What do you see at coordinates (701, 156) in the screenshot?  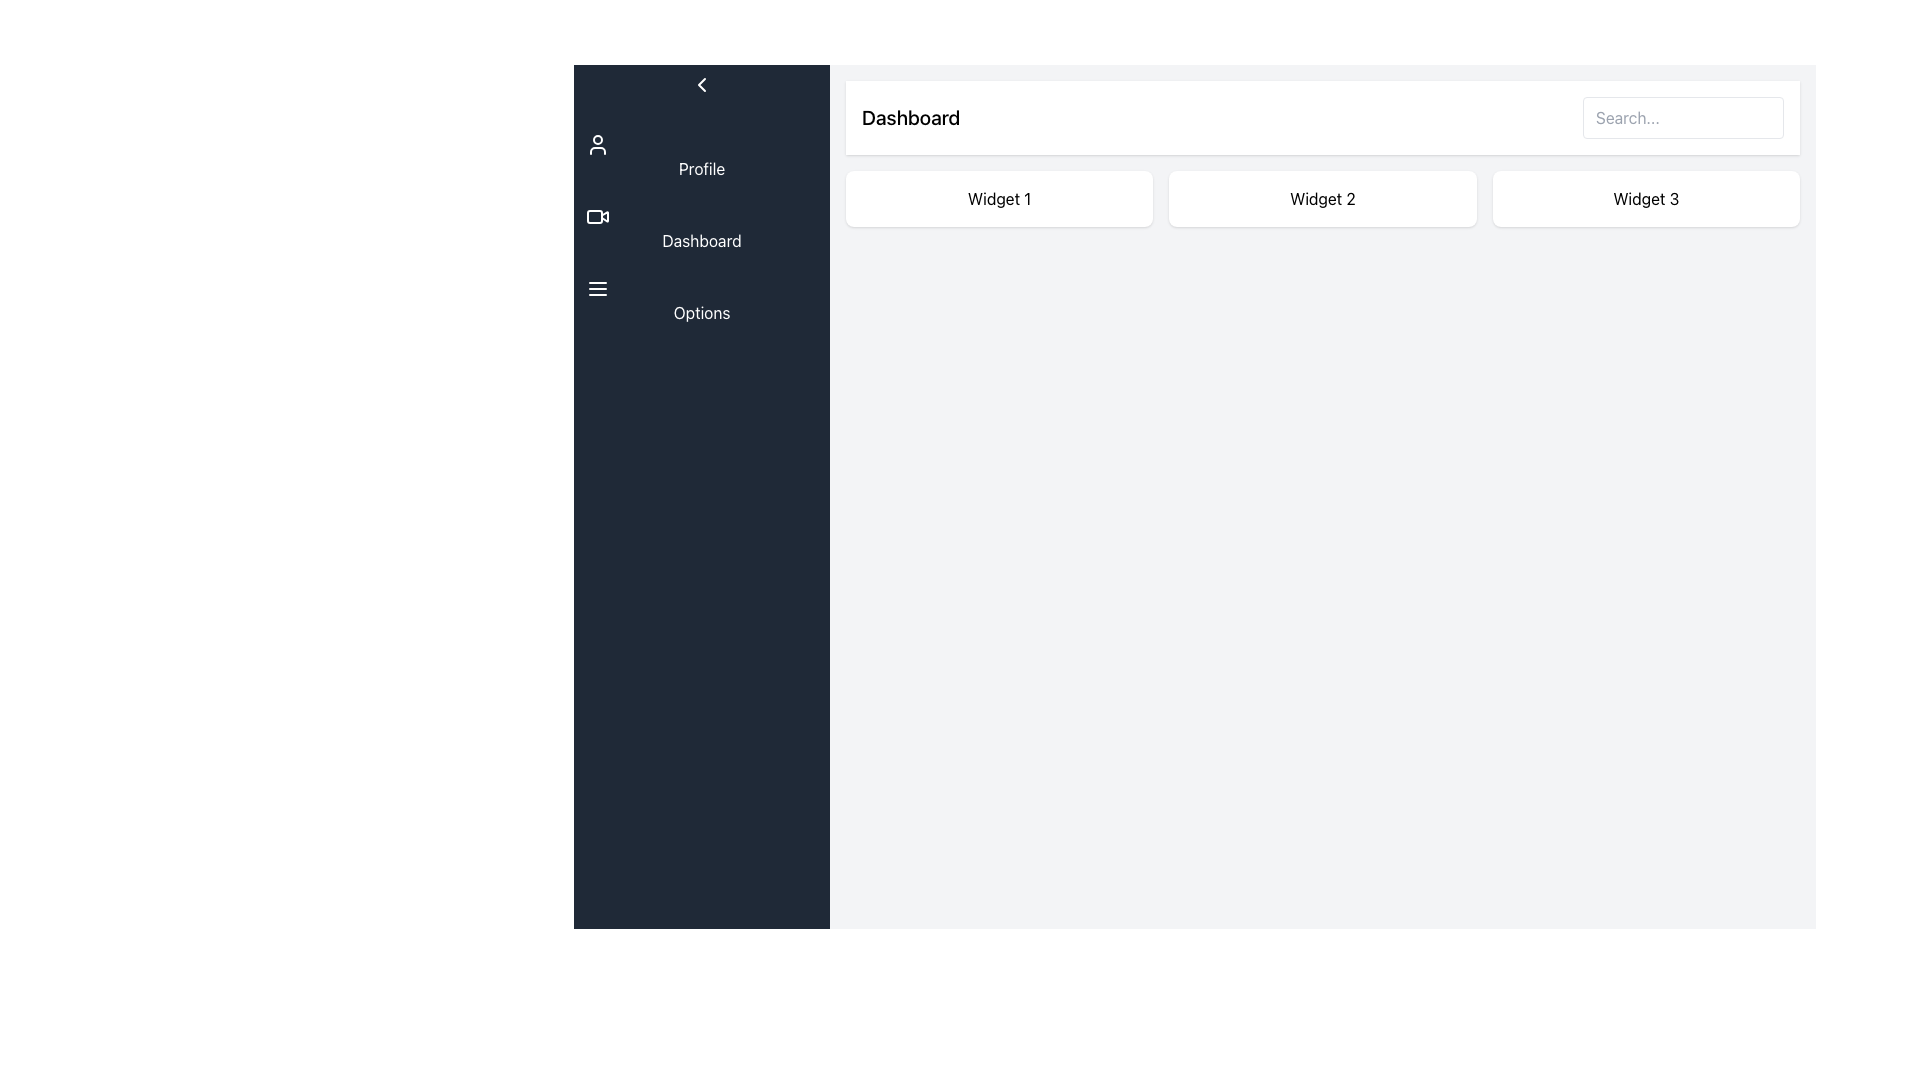 I see `the 'Profile' button located in the navigation panel, which has a person icon on the left and white text on the right` at bounding box center [701, 156].